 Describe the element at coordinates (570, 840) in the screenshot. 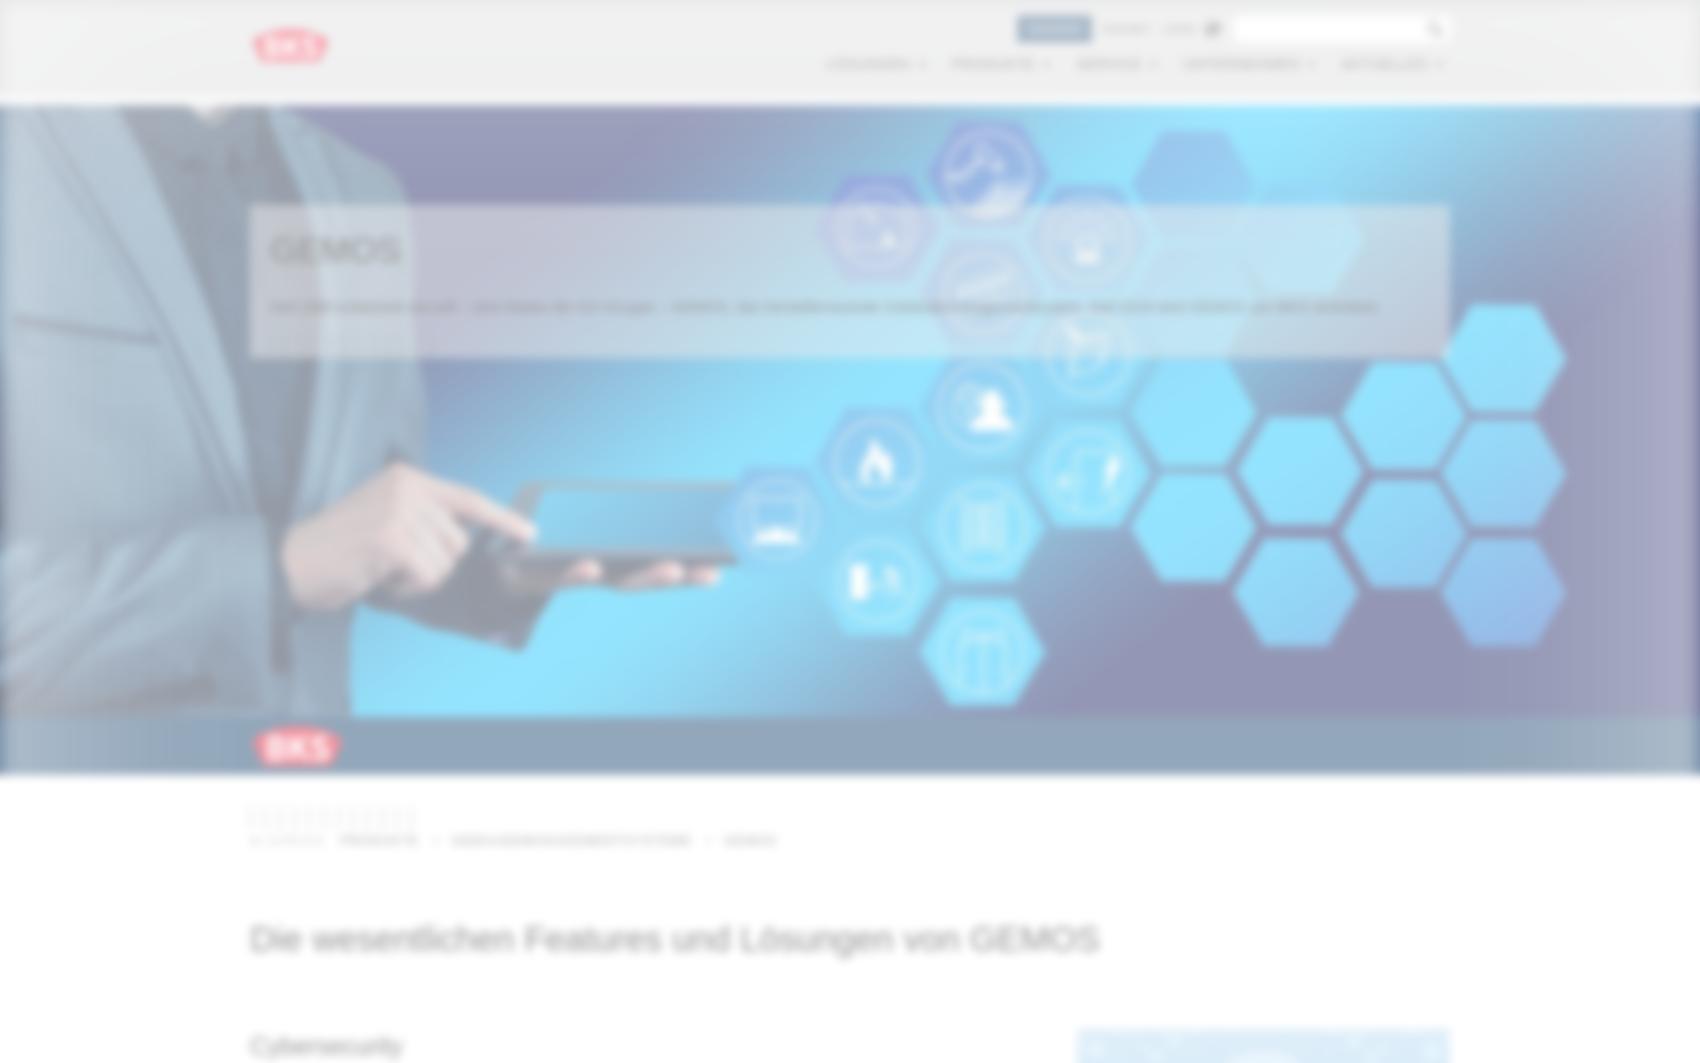

I see `'Gebäudemanagementsysteme'` at that location.